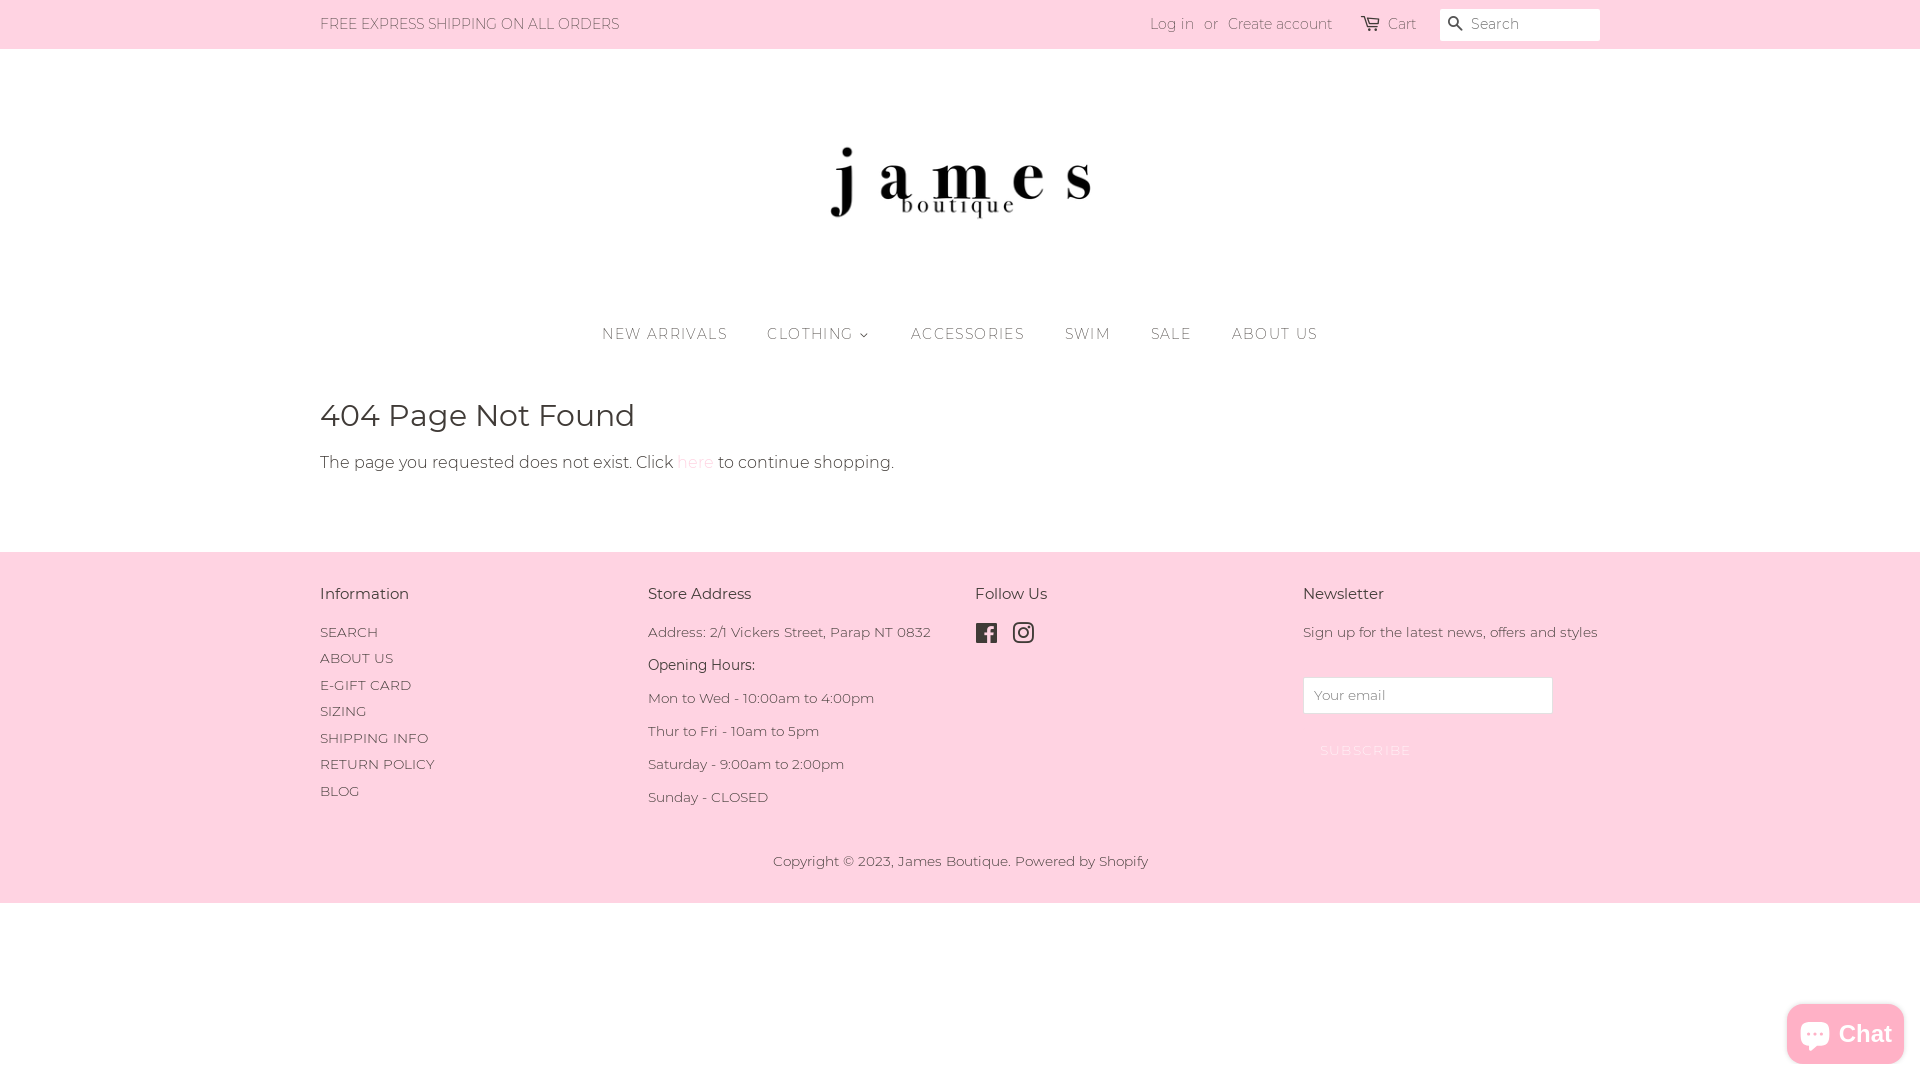 The height and width of the screenshot is (1080, 1920). I want to click on 'SHIPPING INFO', so click(374, 737).